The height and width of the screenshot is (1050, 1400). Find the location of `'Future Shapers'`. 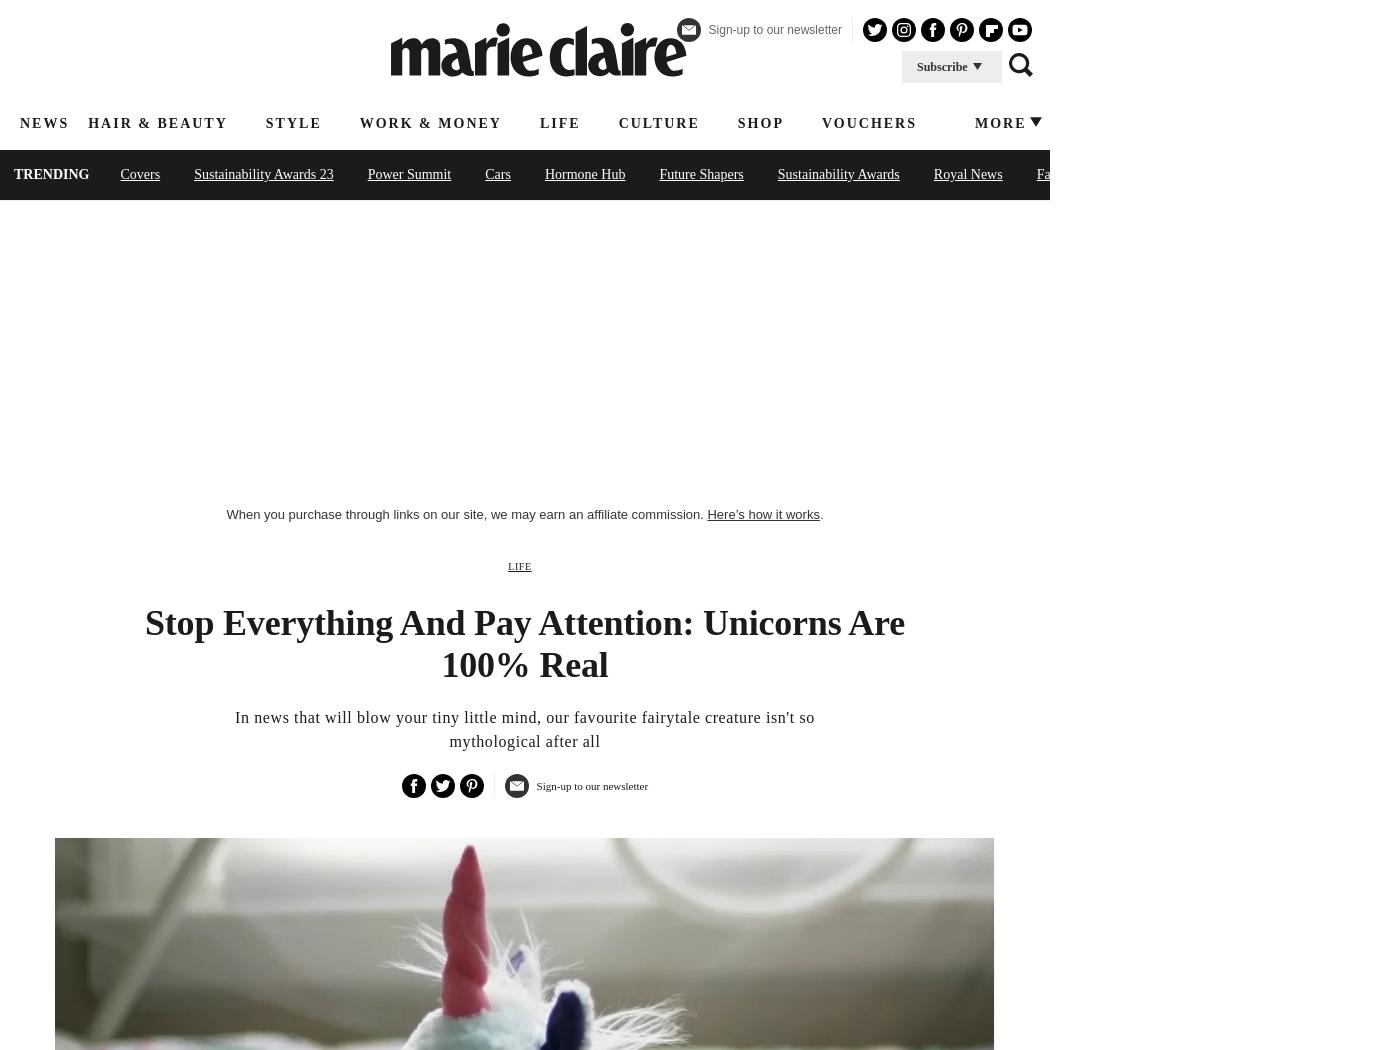

'Future Shapers' is located at coordinates (700, 174).